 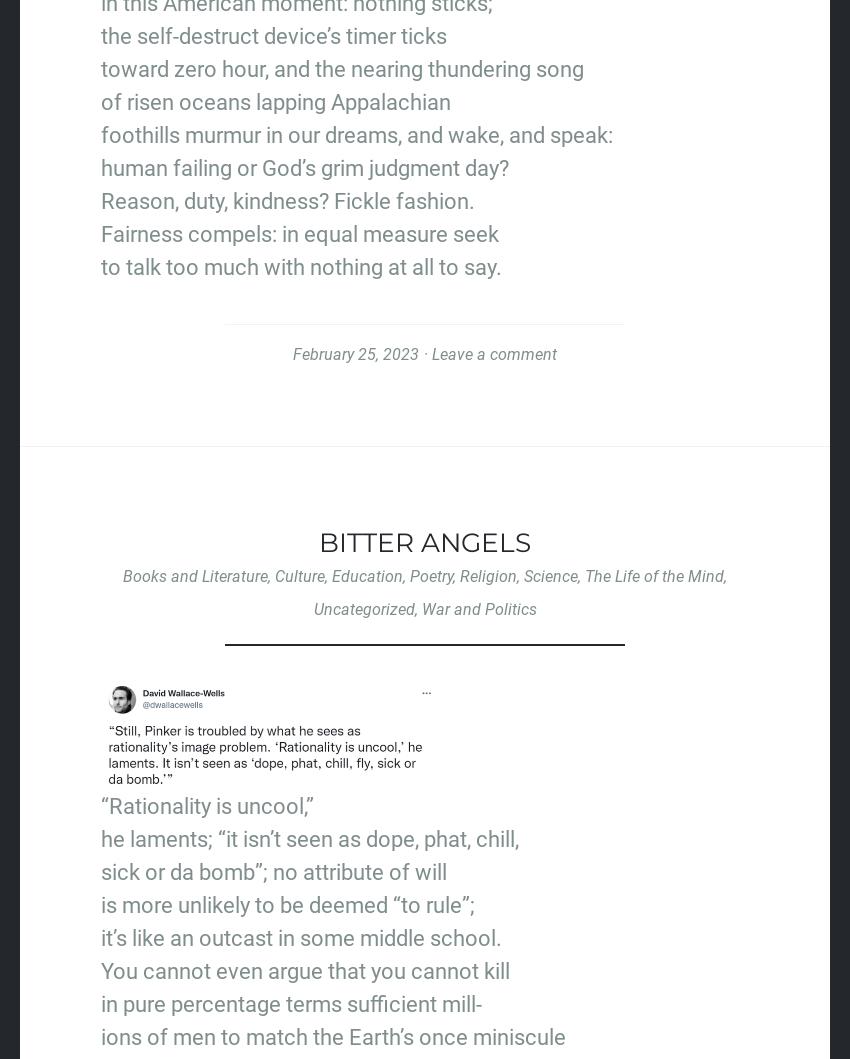 What do you see at coordinates (430, 575) in the screenshot?
I see `'Poetry'` at bounding box center [430, 575].